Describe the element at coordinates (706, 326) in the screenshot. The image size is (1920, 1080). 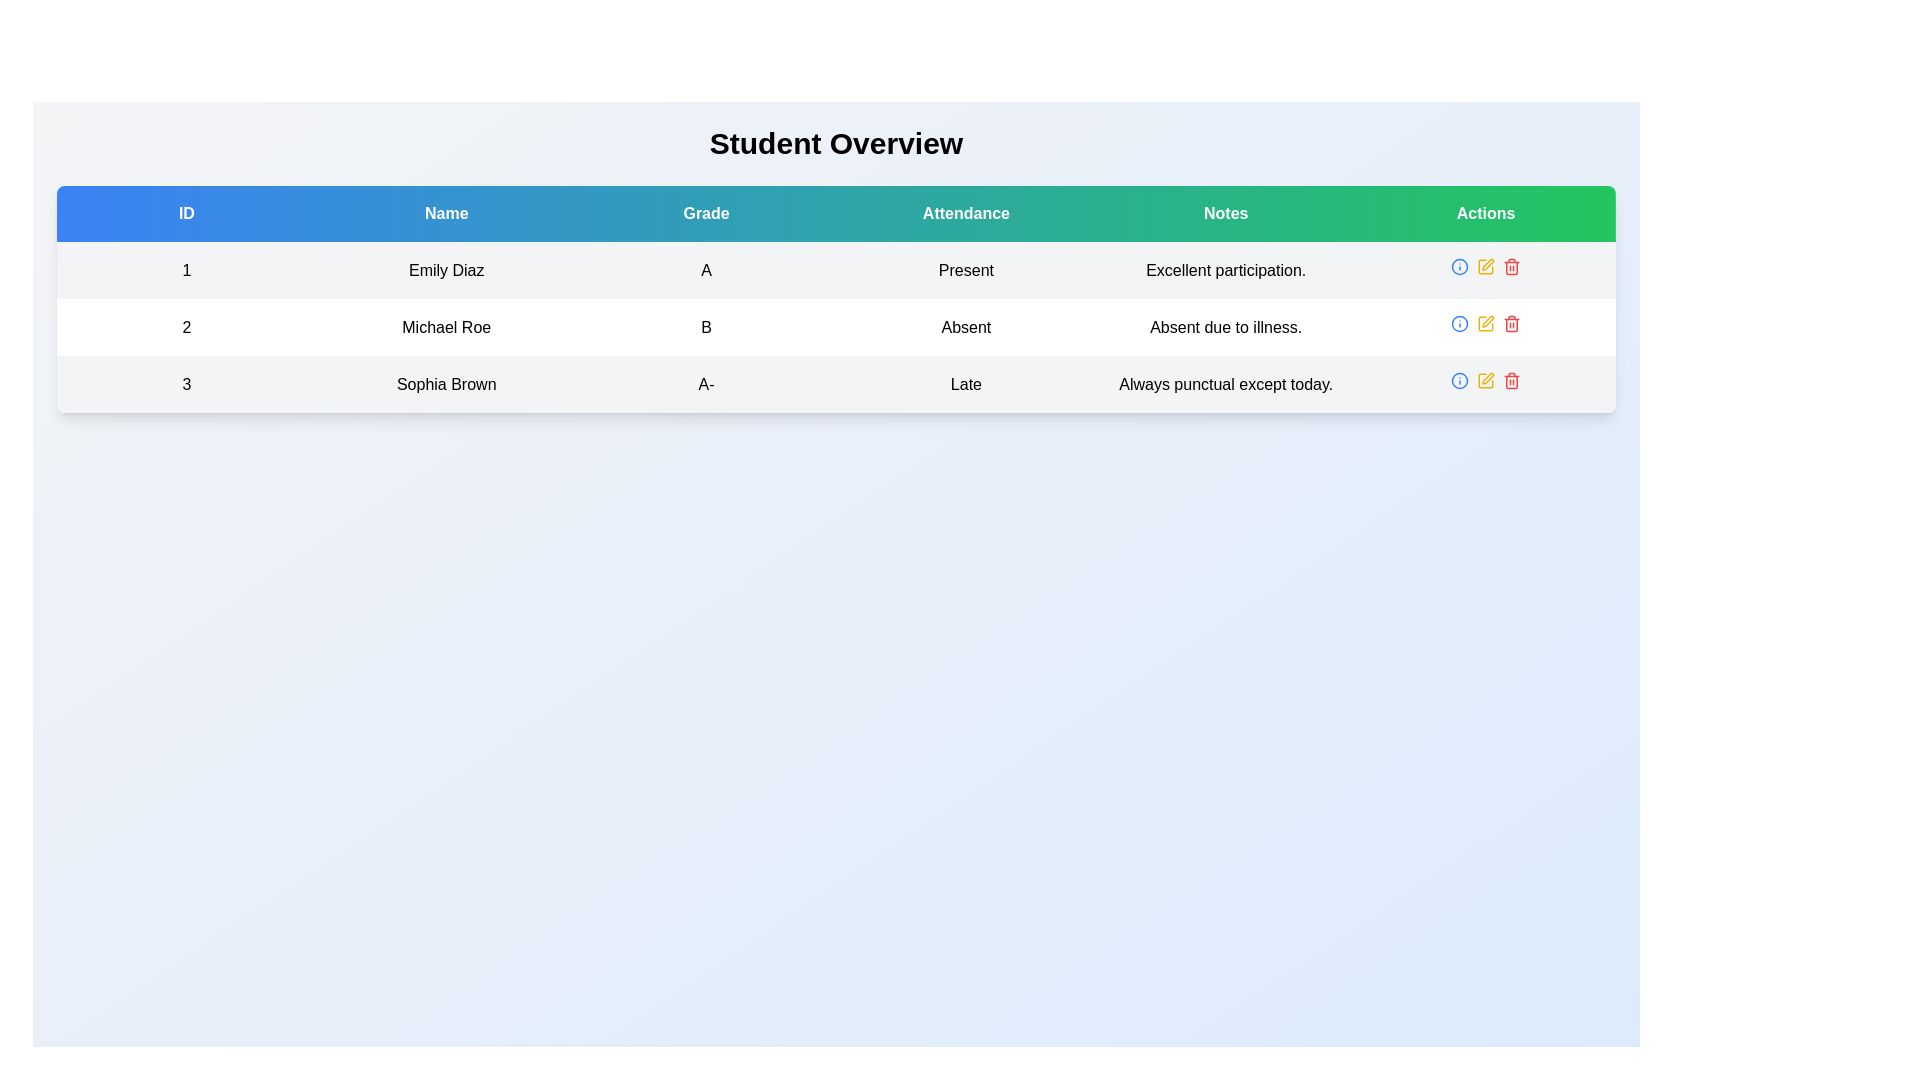
I see `the table cell containing the bold, centered text 'B' in the 'Grade' column, which is aligned with the name 'Michael Roe' and positioned between 'A' and 'A-' in the second row` at that location.